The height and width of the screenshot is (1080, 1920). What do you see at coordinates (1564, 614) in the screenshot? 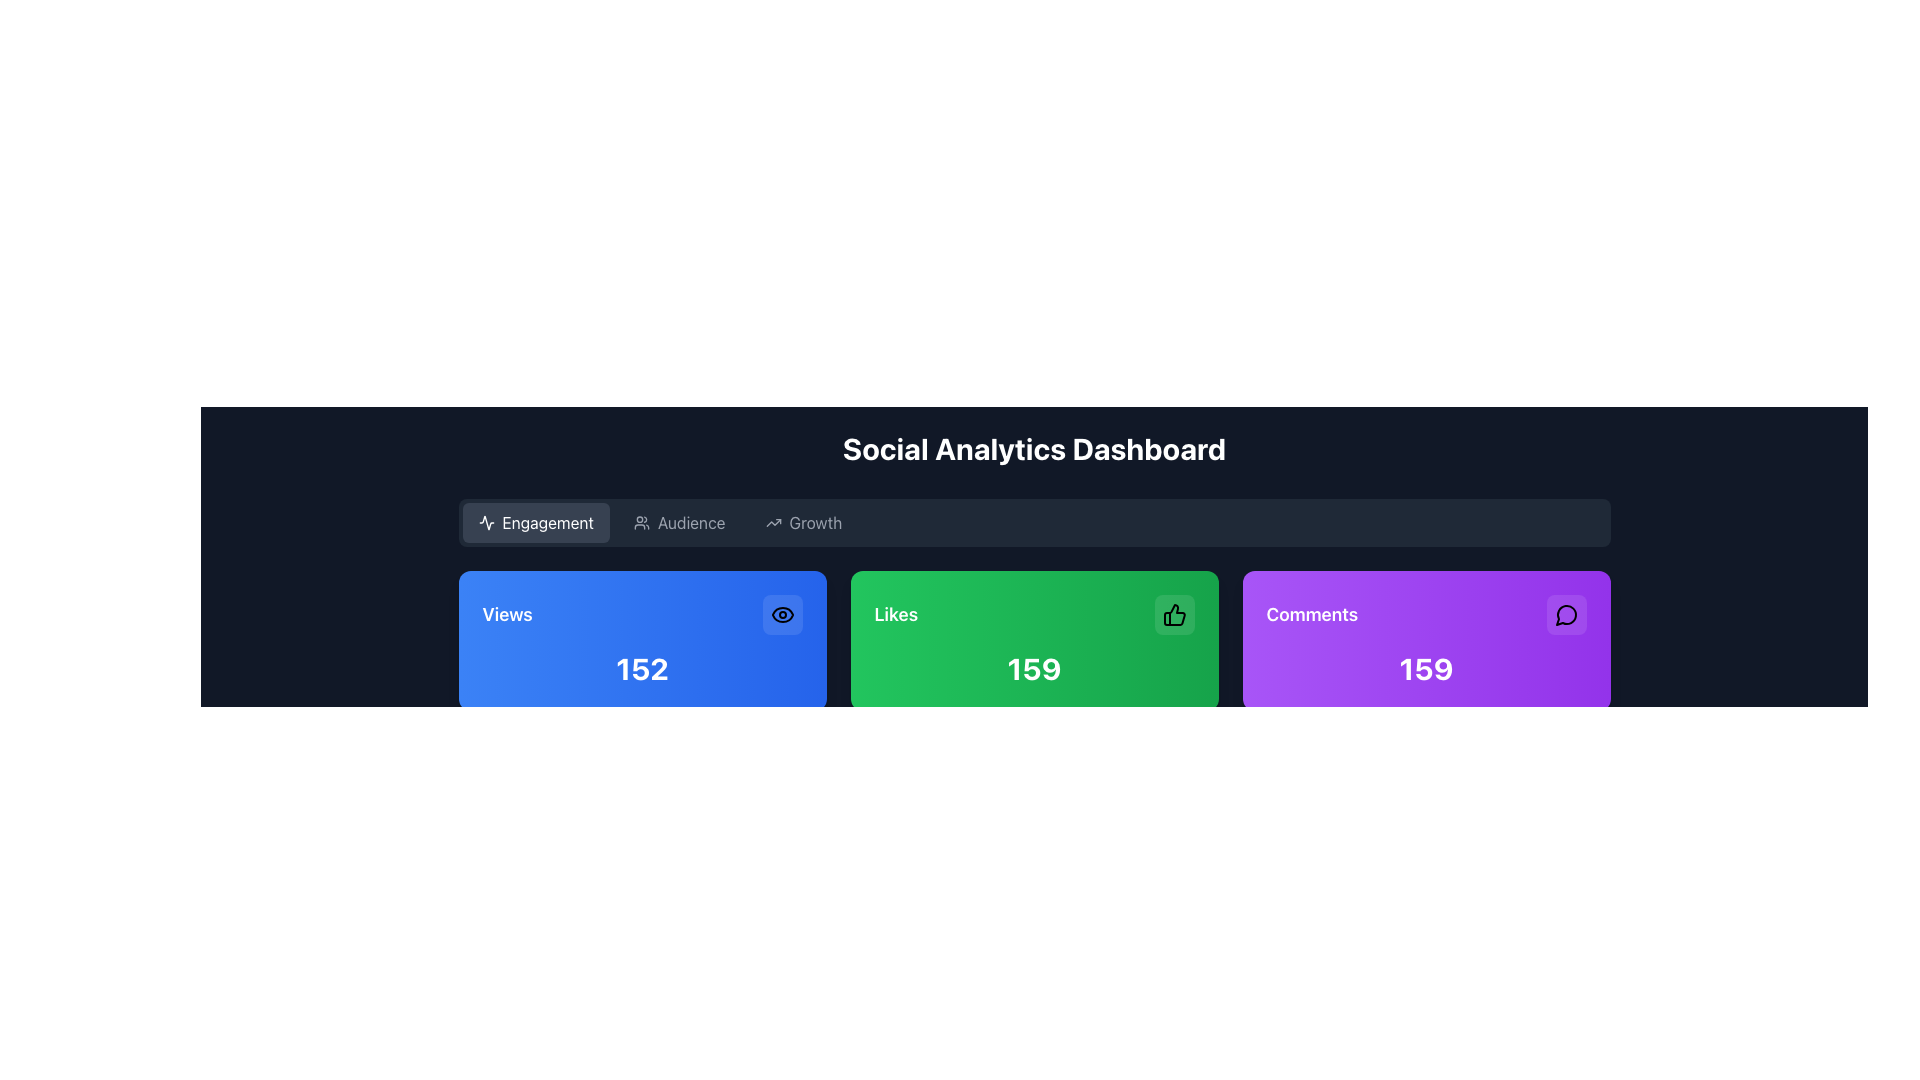
I see `the comments icon located at the top-right corner of the purple 'Comments' card that contains the number '159'` at bounding box center [1564, 614].